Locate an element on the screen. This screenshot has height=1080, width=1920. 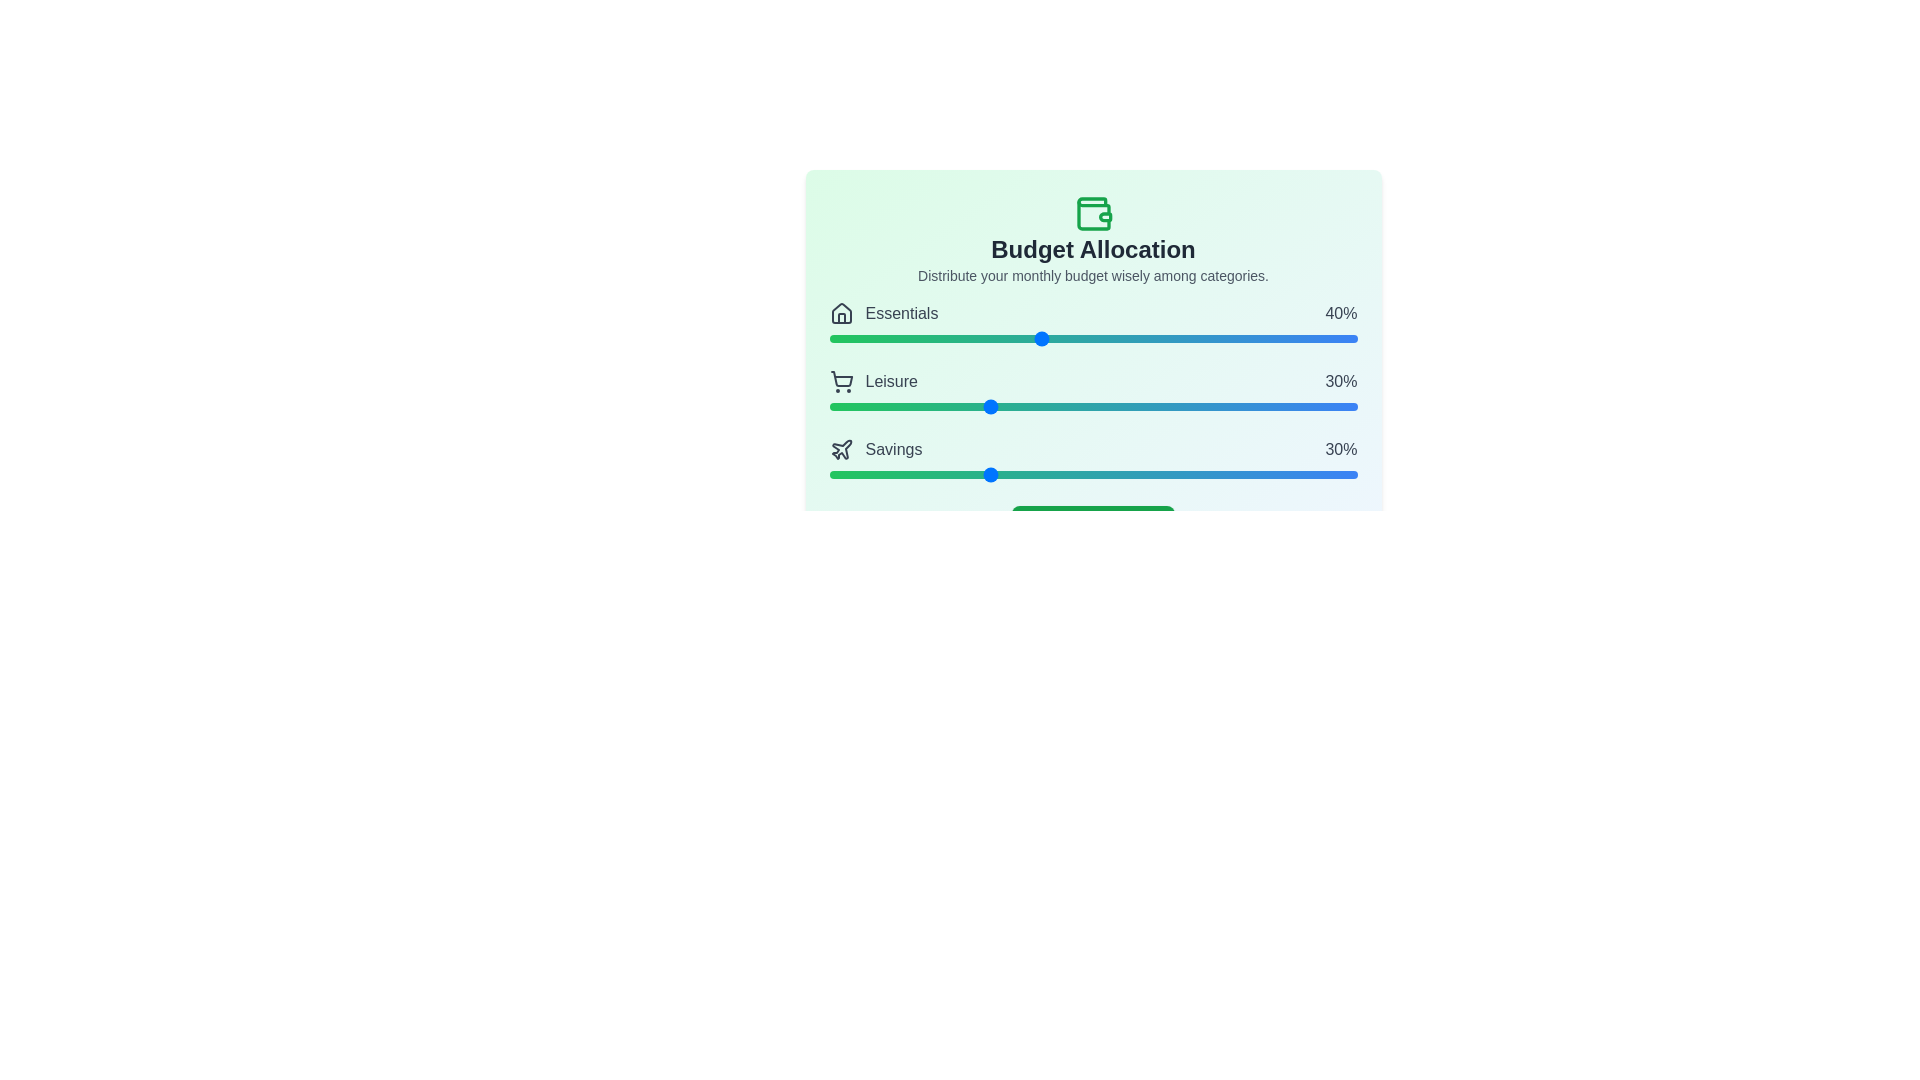
the 'Leisure' slider to 32% is located at coordinates (998, 406).